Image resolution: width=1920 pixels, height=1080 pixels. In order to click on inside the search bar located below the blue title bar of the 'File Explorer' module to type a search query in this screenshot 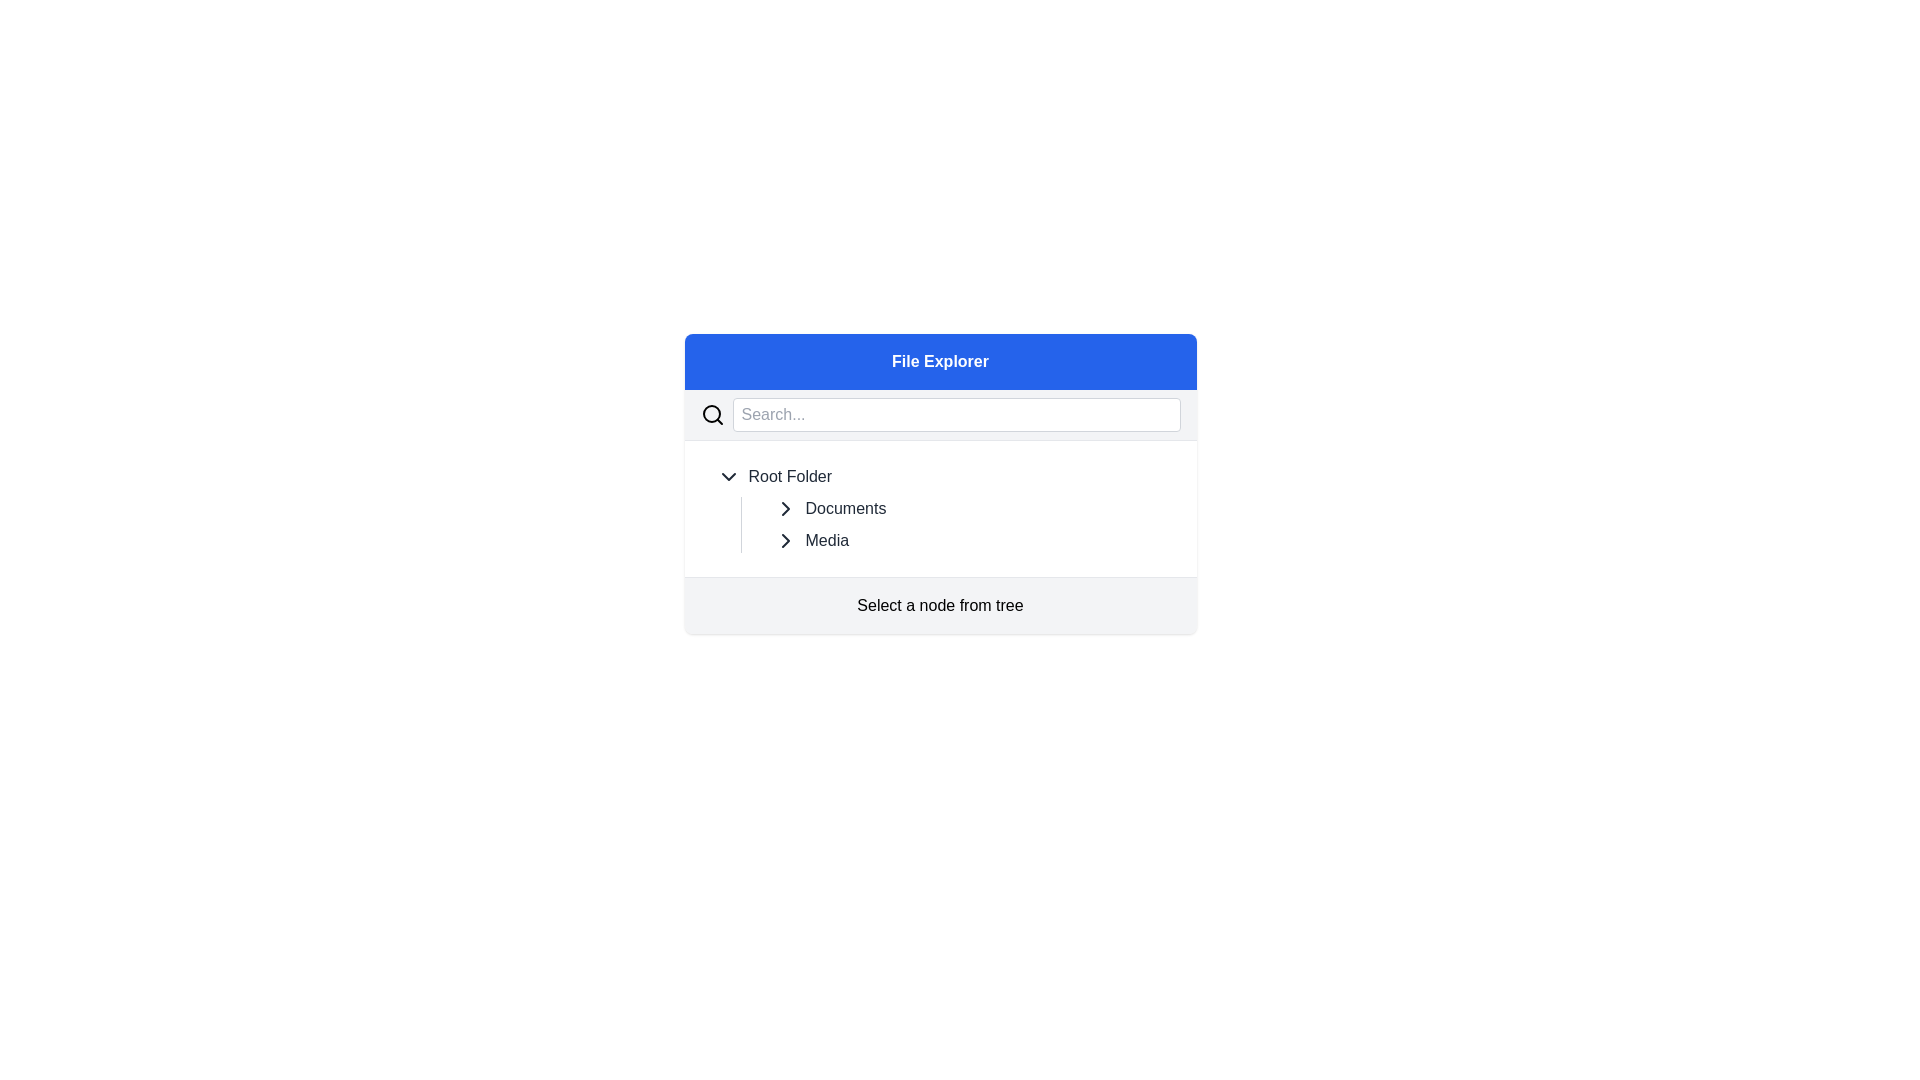, I will do `click(939, 414)`.